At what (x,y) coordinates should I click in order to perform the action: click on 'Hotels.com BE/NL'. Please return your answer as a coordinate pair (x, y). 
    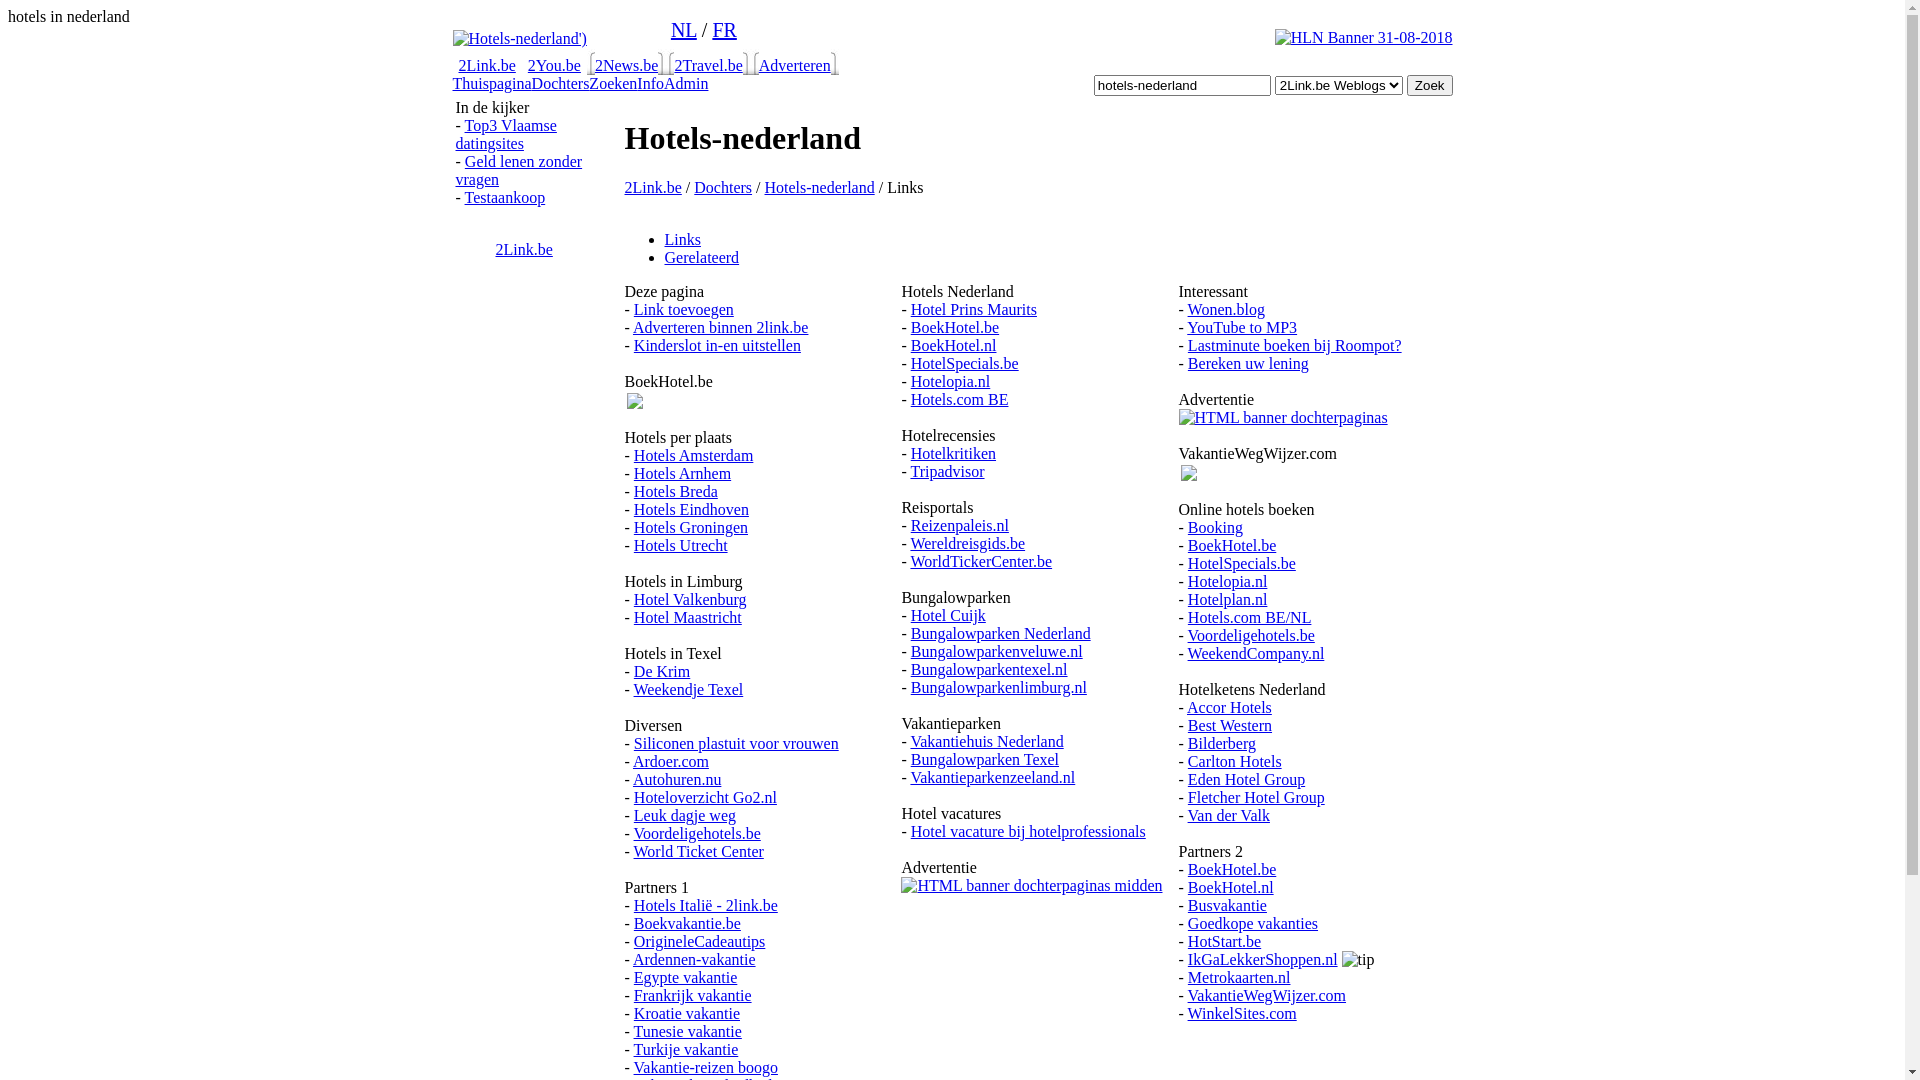
    Looking at the image, I should click on (1248, 616).